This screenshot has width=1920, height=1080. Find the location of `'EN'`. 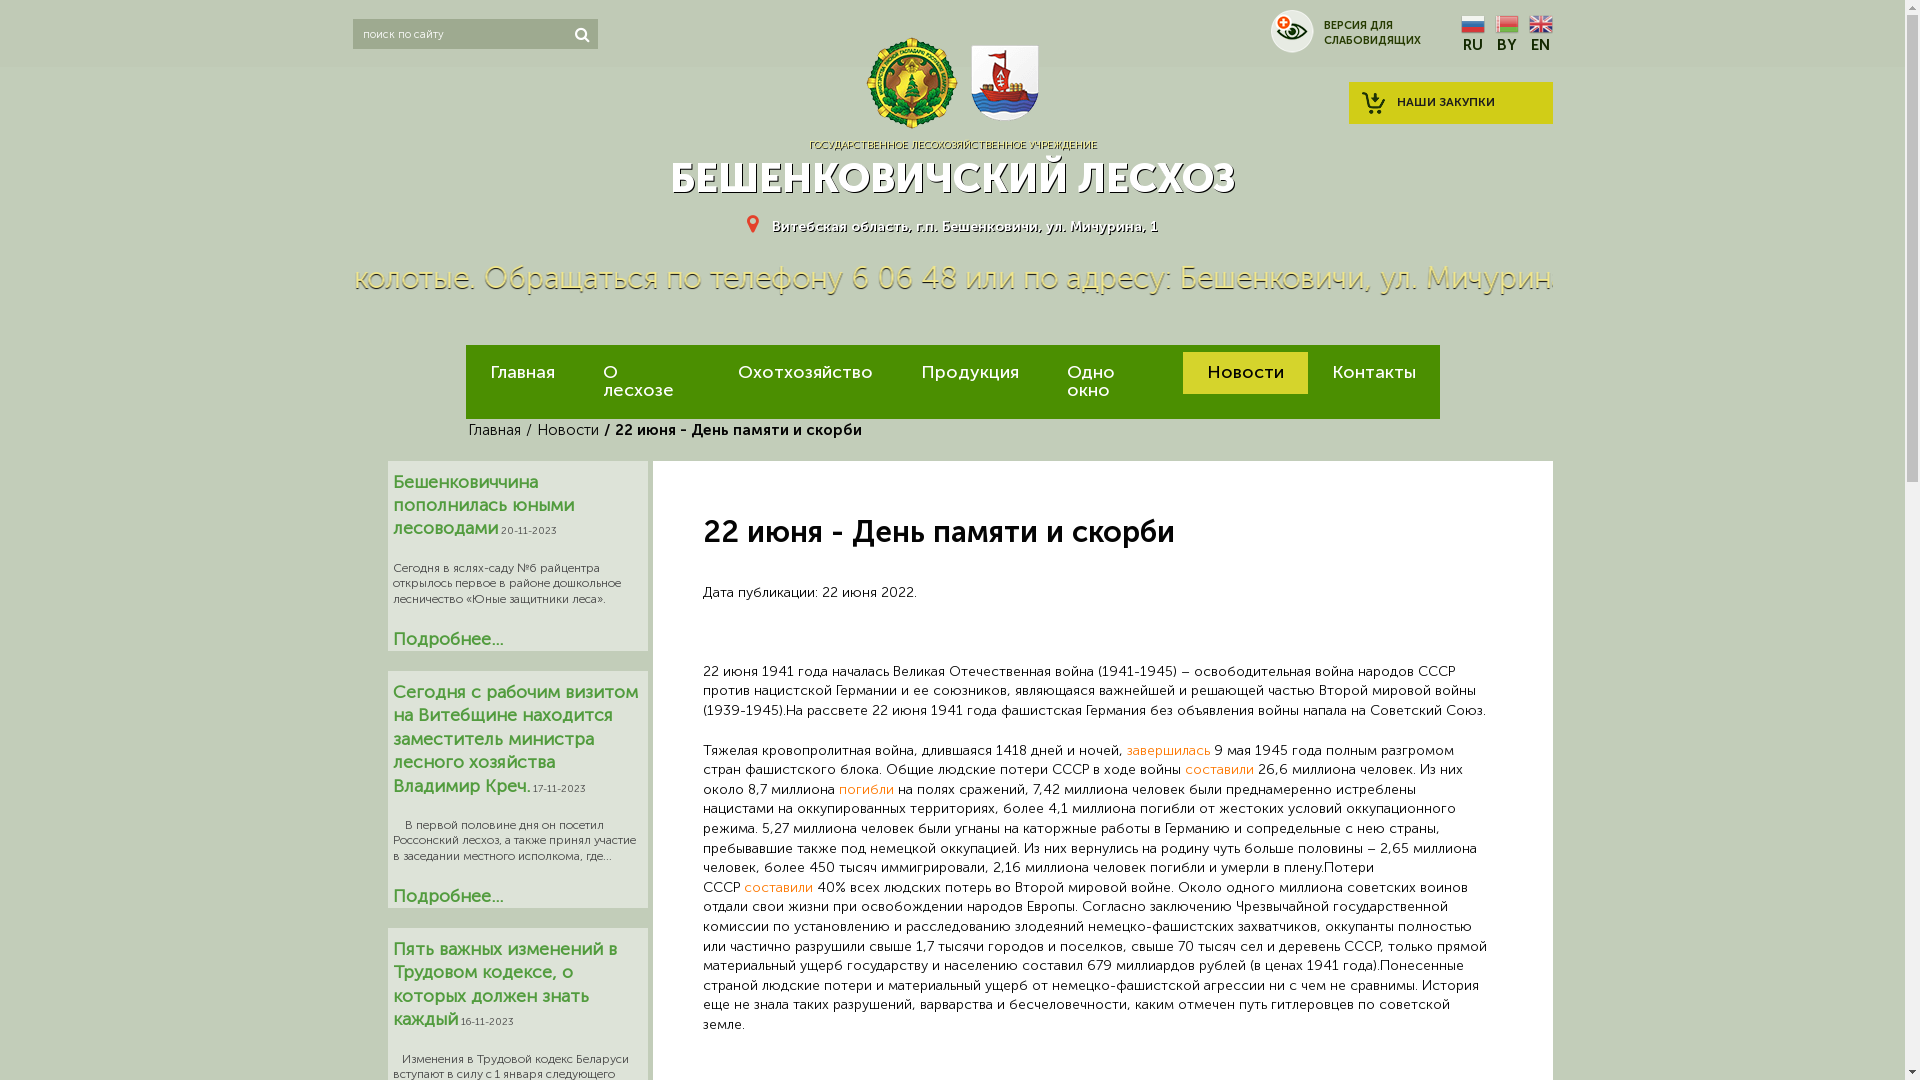

'EN' is located at coordinates (1539, 34).